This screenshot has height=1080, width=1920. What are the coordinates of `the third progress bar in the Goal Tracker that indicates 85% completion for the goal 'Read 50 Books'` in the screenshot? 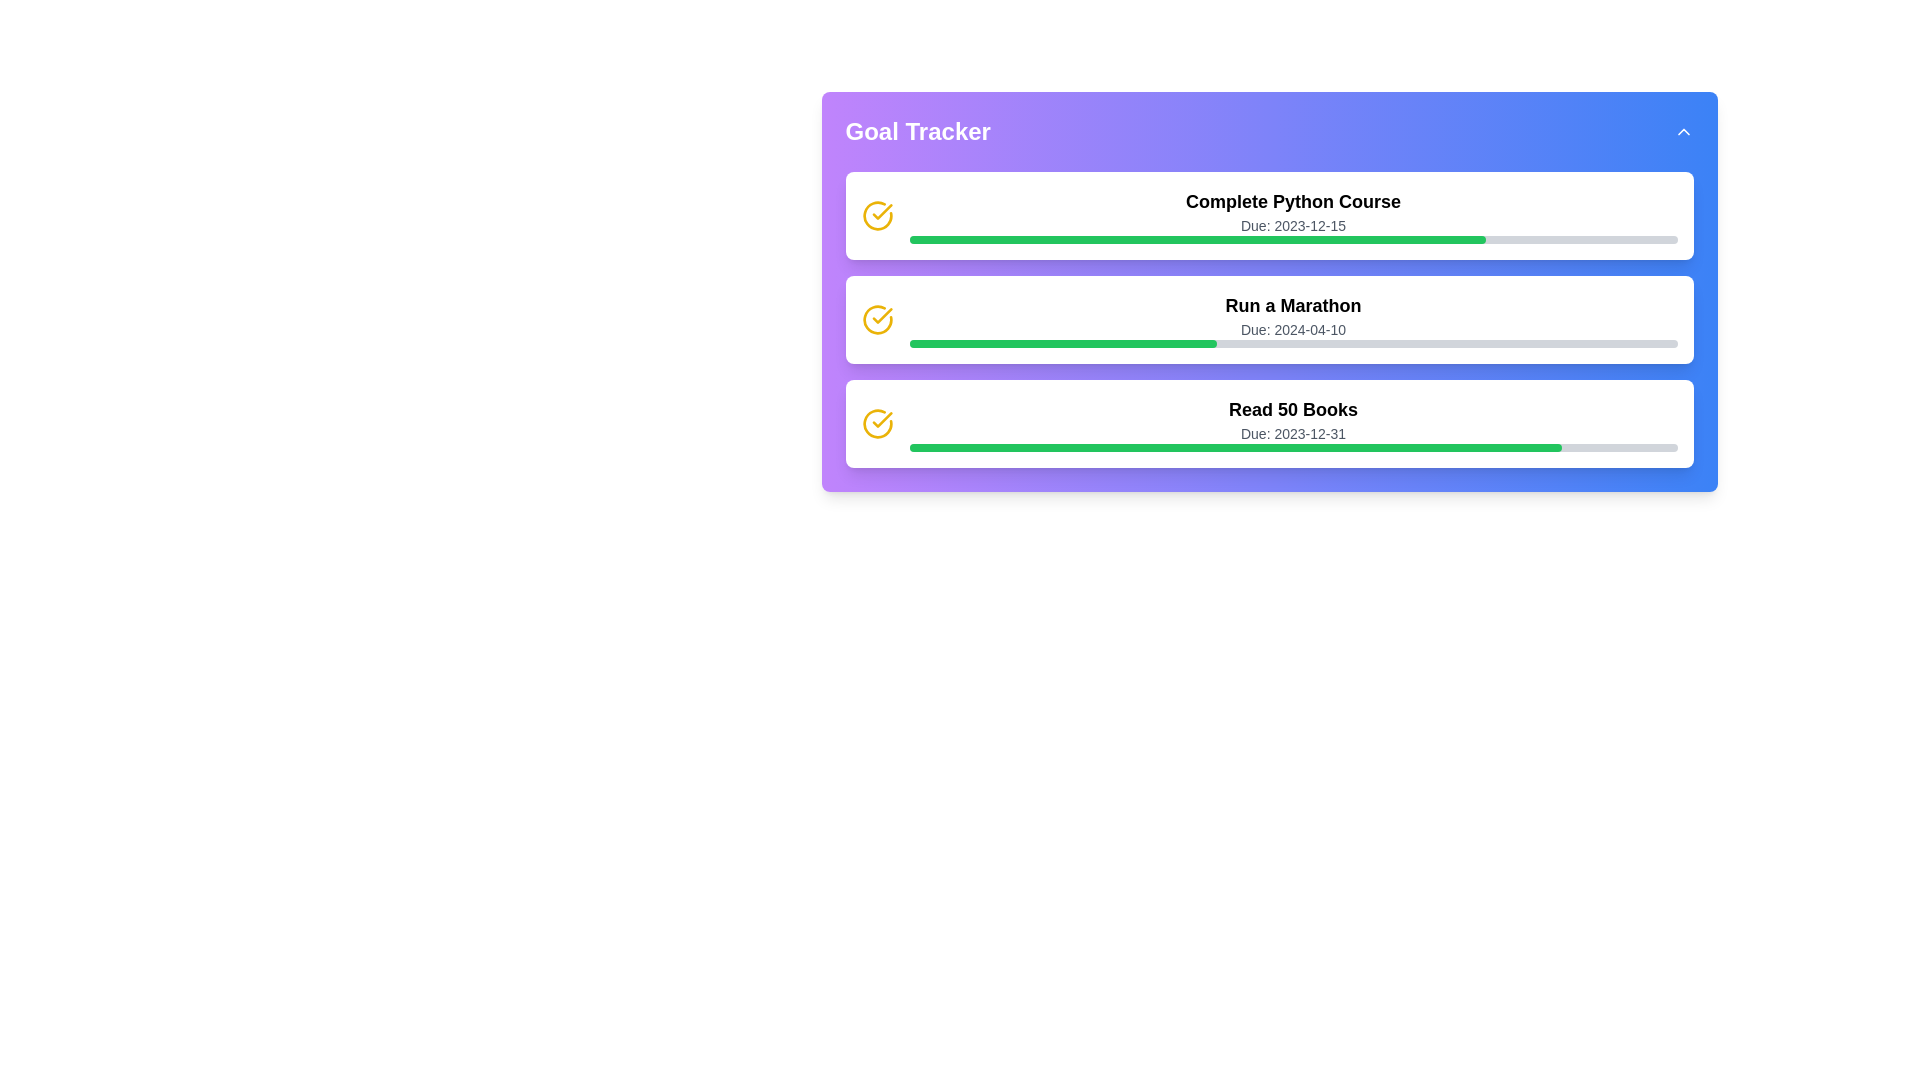 It's located at (1293, 446).